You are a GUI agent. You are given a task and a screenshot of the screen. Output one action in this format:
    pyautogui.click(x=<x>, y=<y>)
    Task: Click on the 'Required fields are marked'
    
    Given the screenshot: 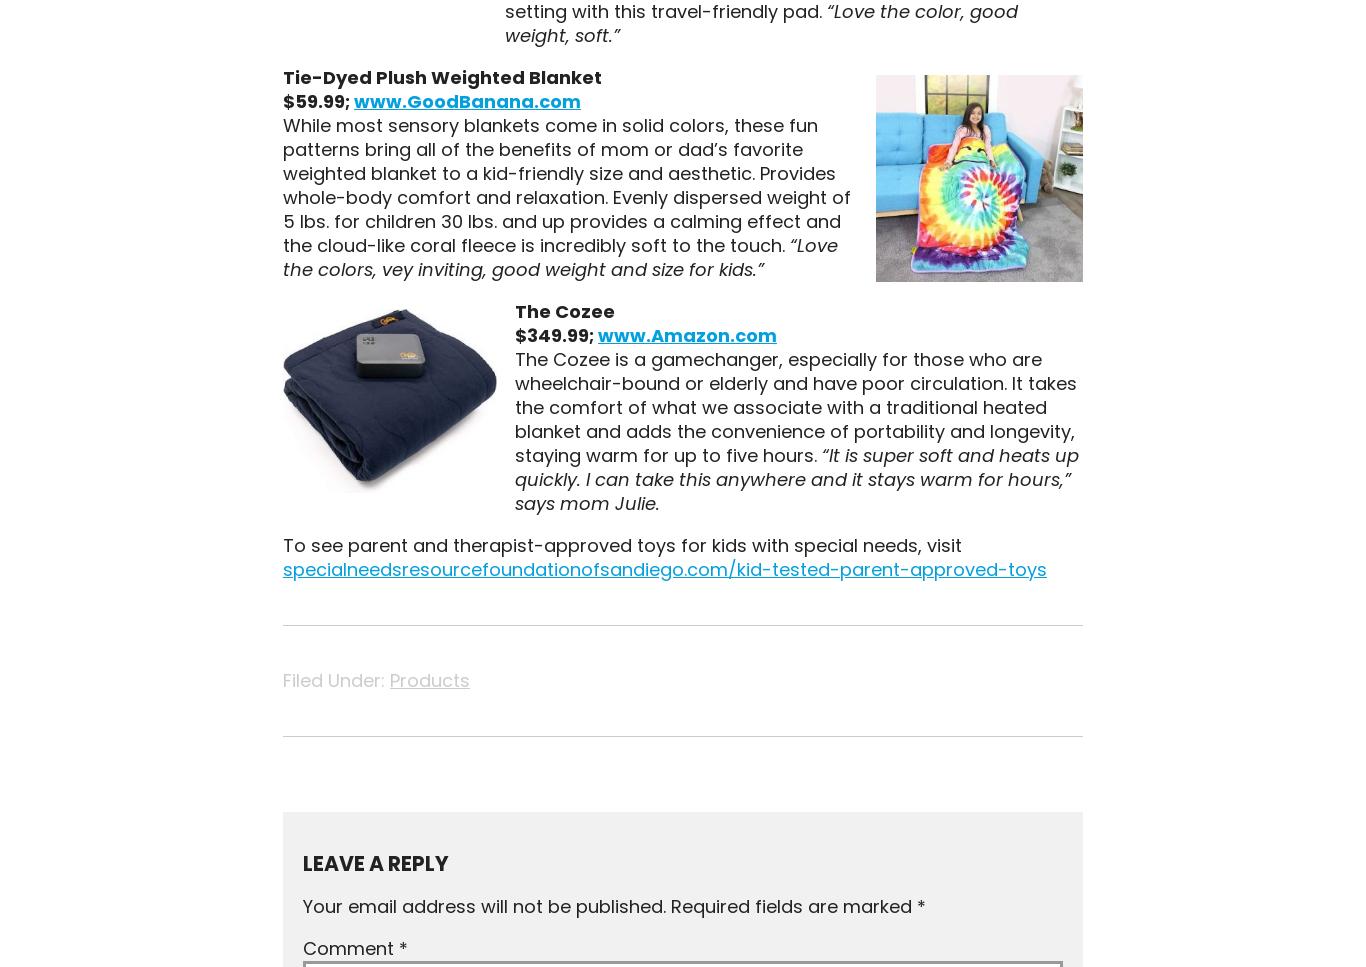 What is the action you would take?
    pyautogui.click(x=792, y=905)
    